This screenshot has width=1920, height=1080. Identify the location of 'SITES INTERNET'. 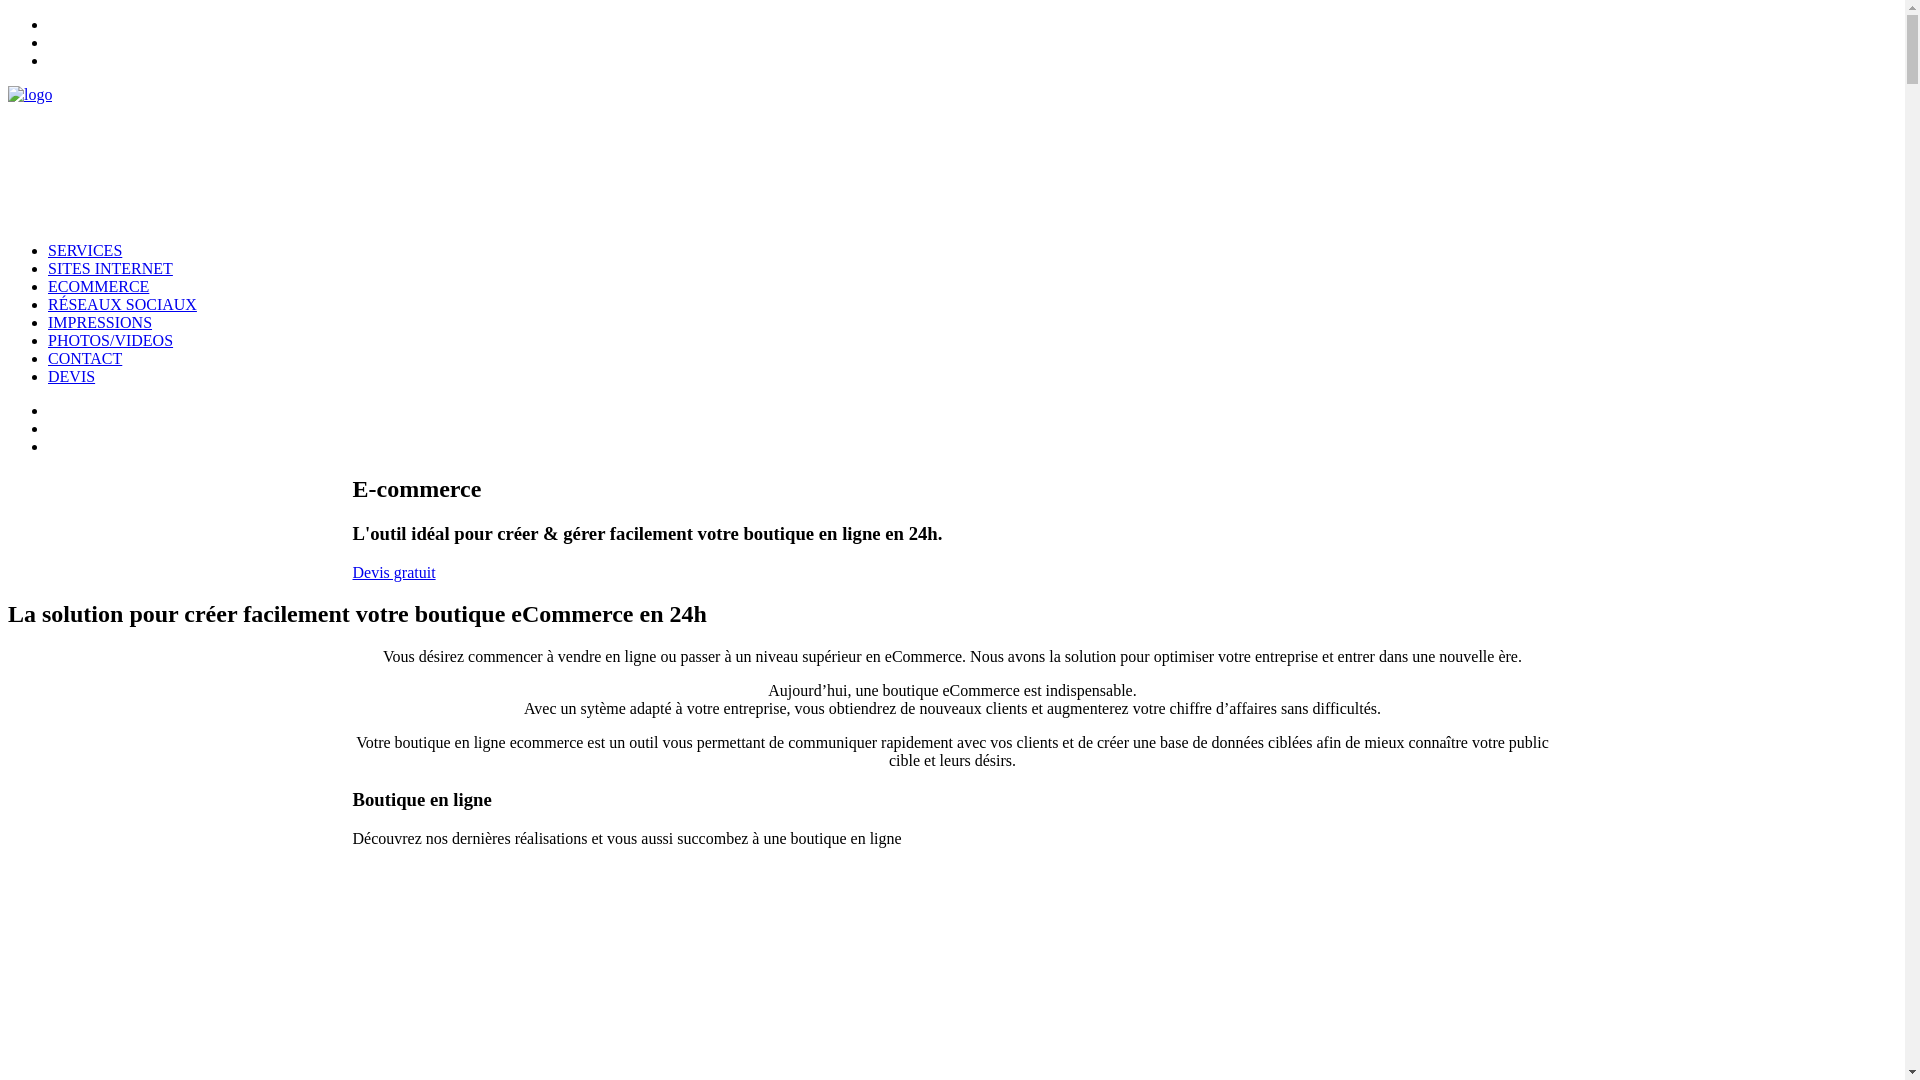
(109, 267).